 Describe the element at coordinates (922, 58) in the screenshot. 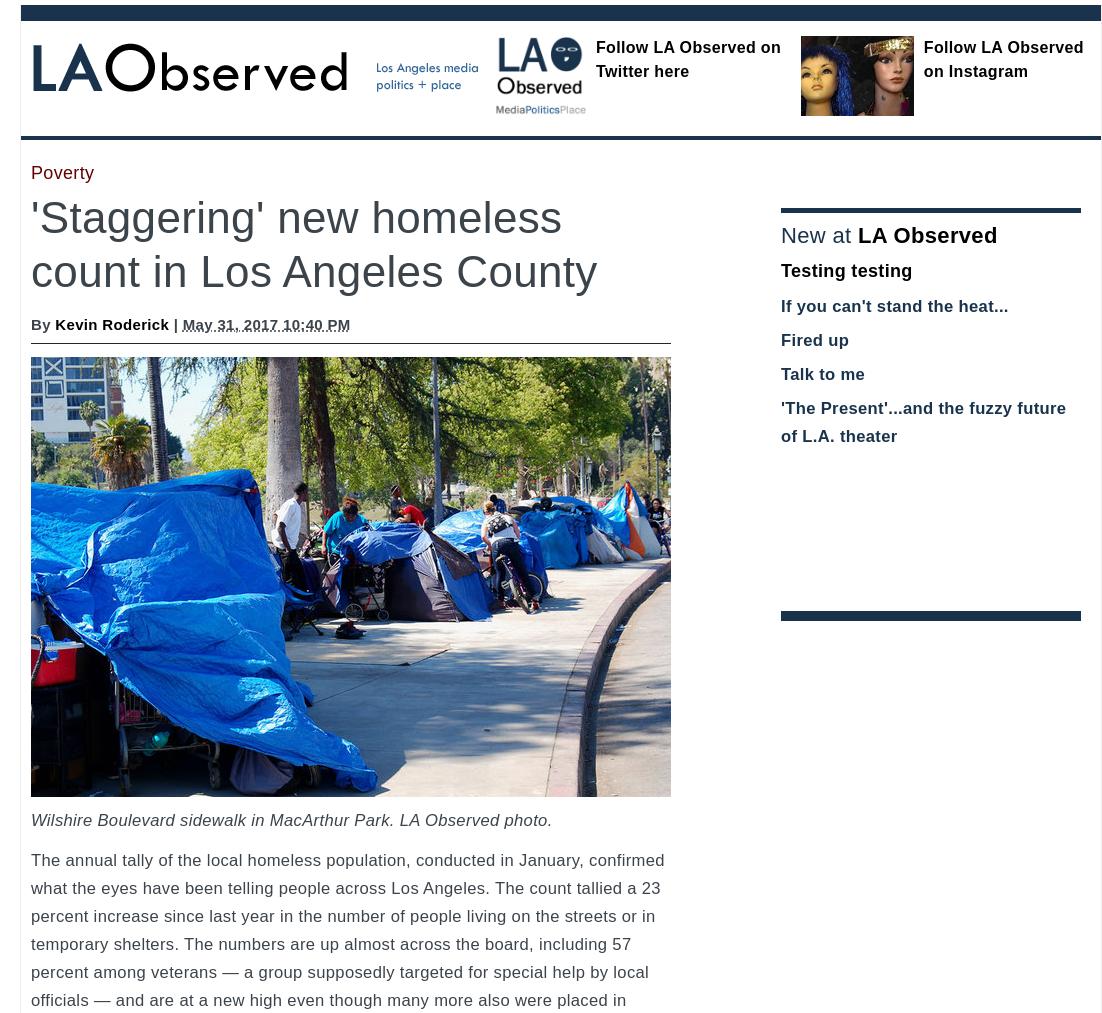

I see `'Follow LA Observed on Instagram'` at that location.